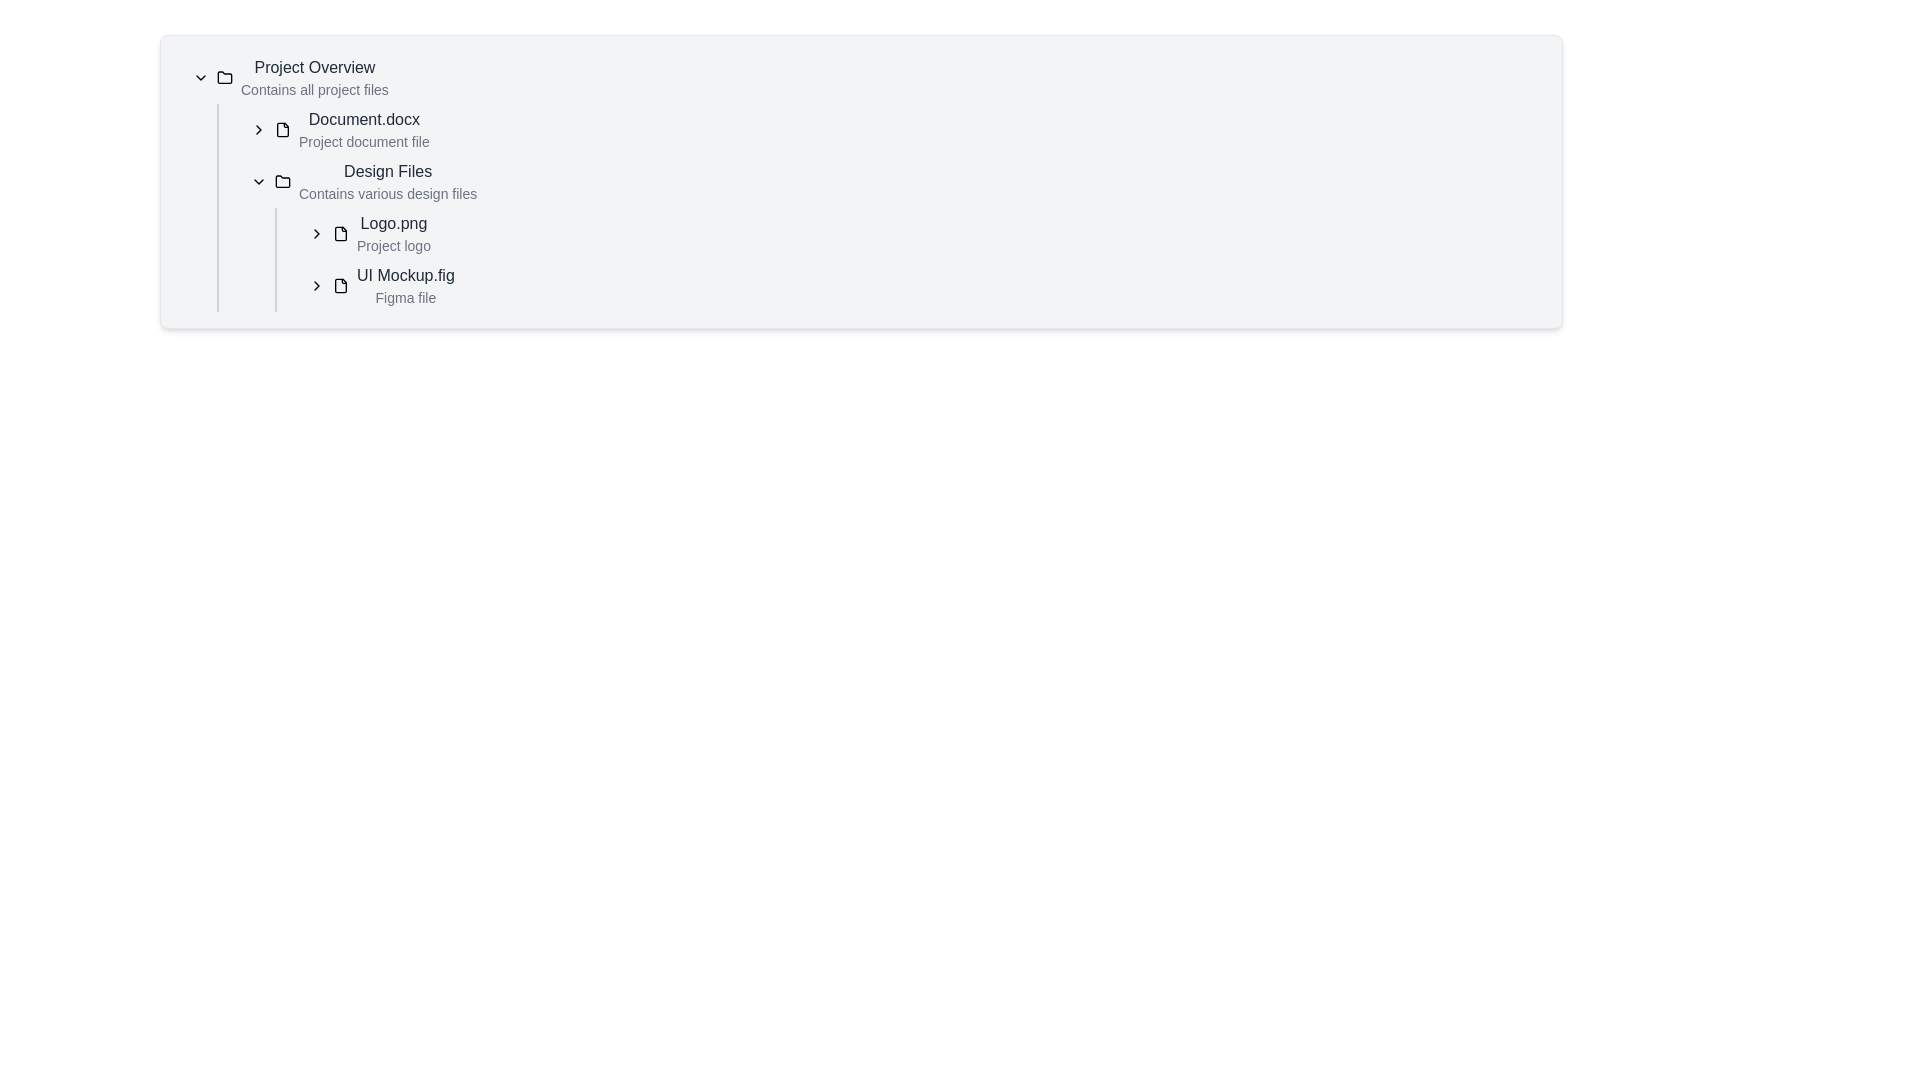  What do you see at coordinates (393, 223) in the screenshot?
I see `the text label identifying the file entry 'Logo.png' within the 'Design Files' section under 'Project Overview'` at bounding box center [393, 223].